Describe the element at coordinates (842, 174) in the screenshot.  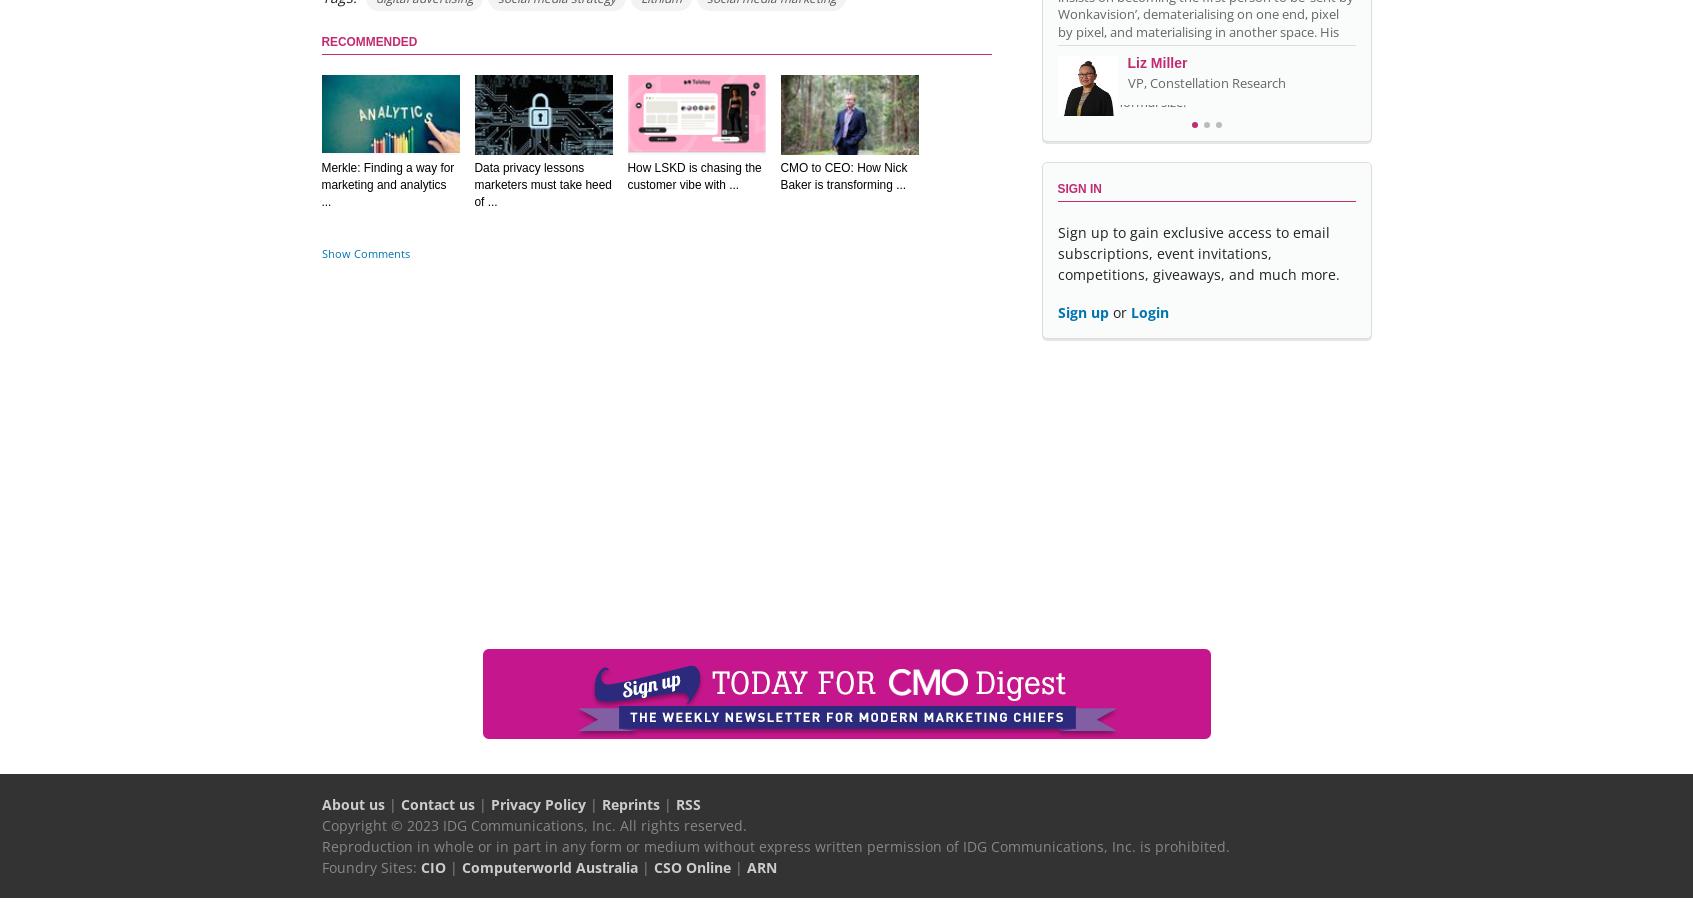
I see `'CMO to CEO: How Nick Baker is transforming ...'` at that location.